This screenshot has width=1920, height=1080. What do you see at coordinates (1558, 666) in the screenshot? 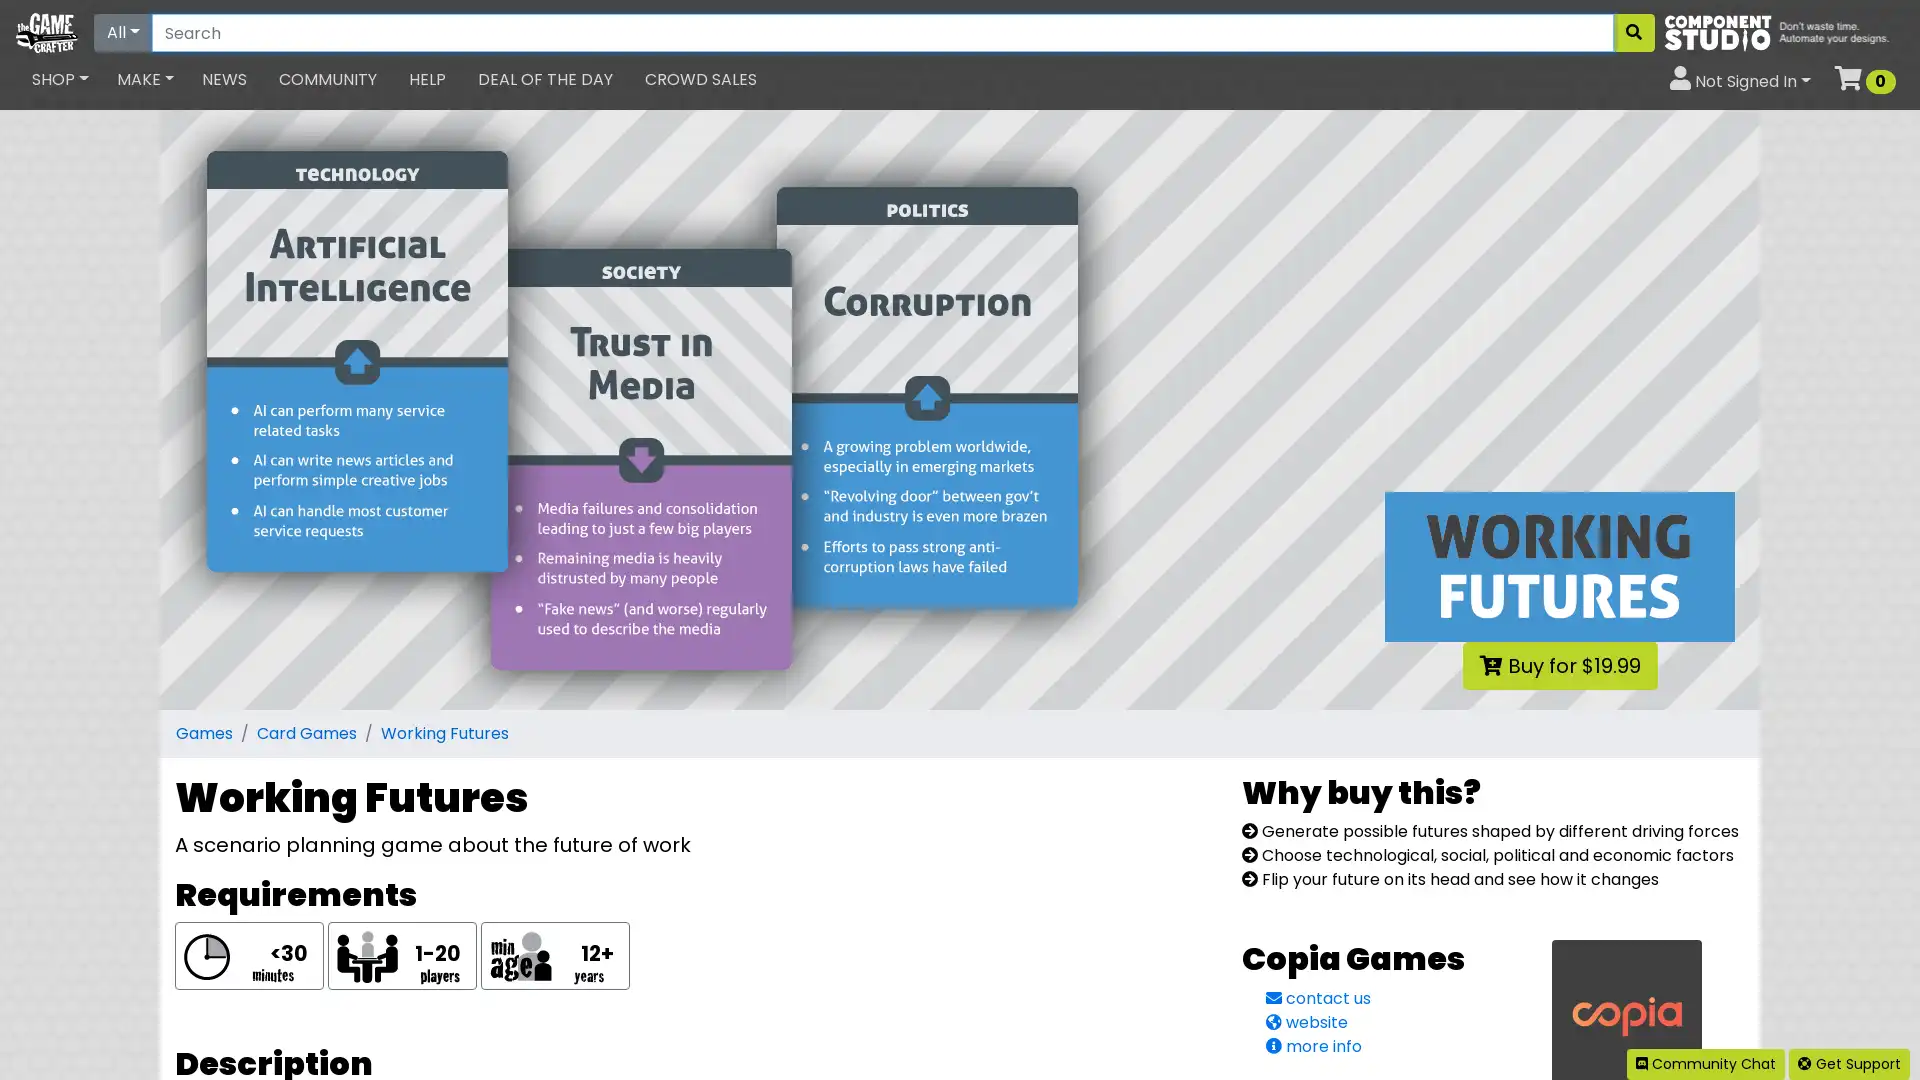
I see `Buy for $19.99` at bounding box center [1558, 666].